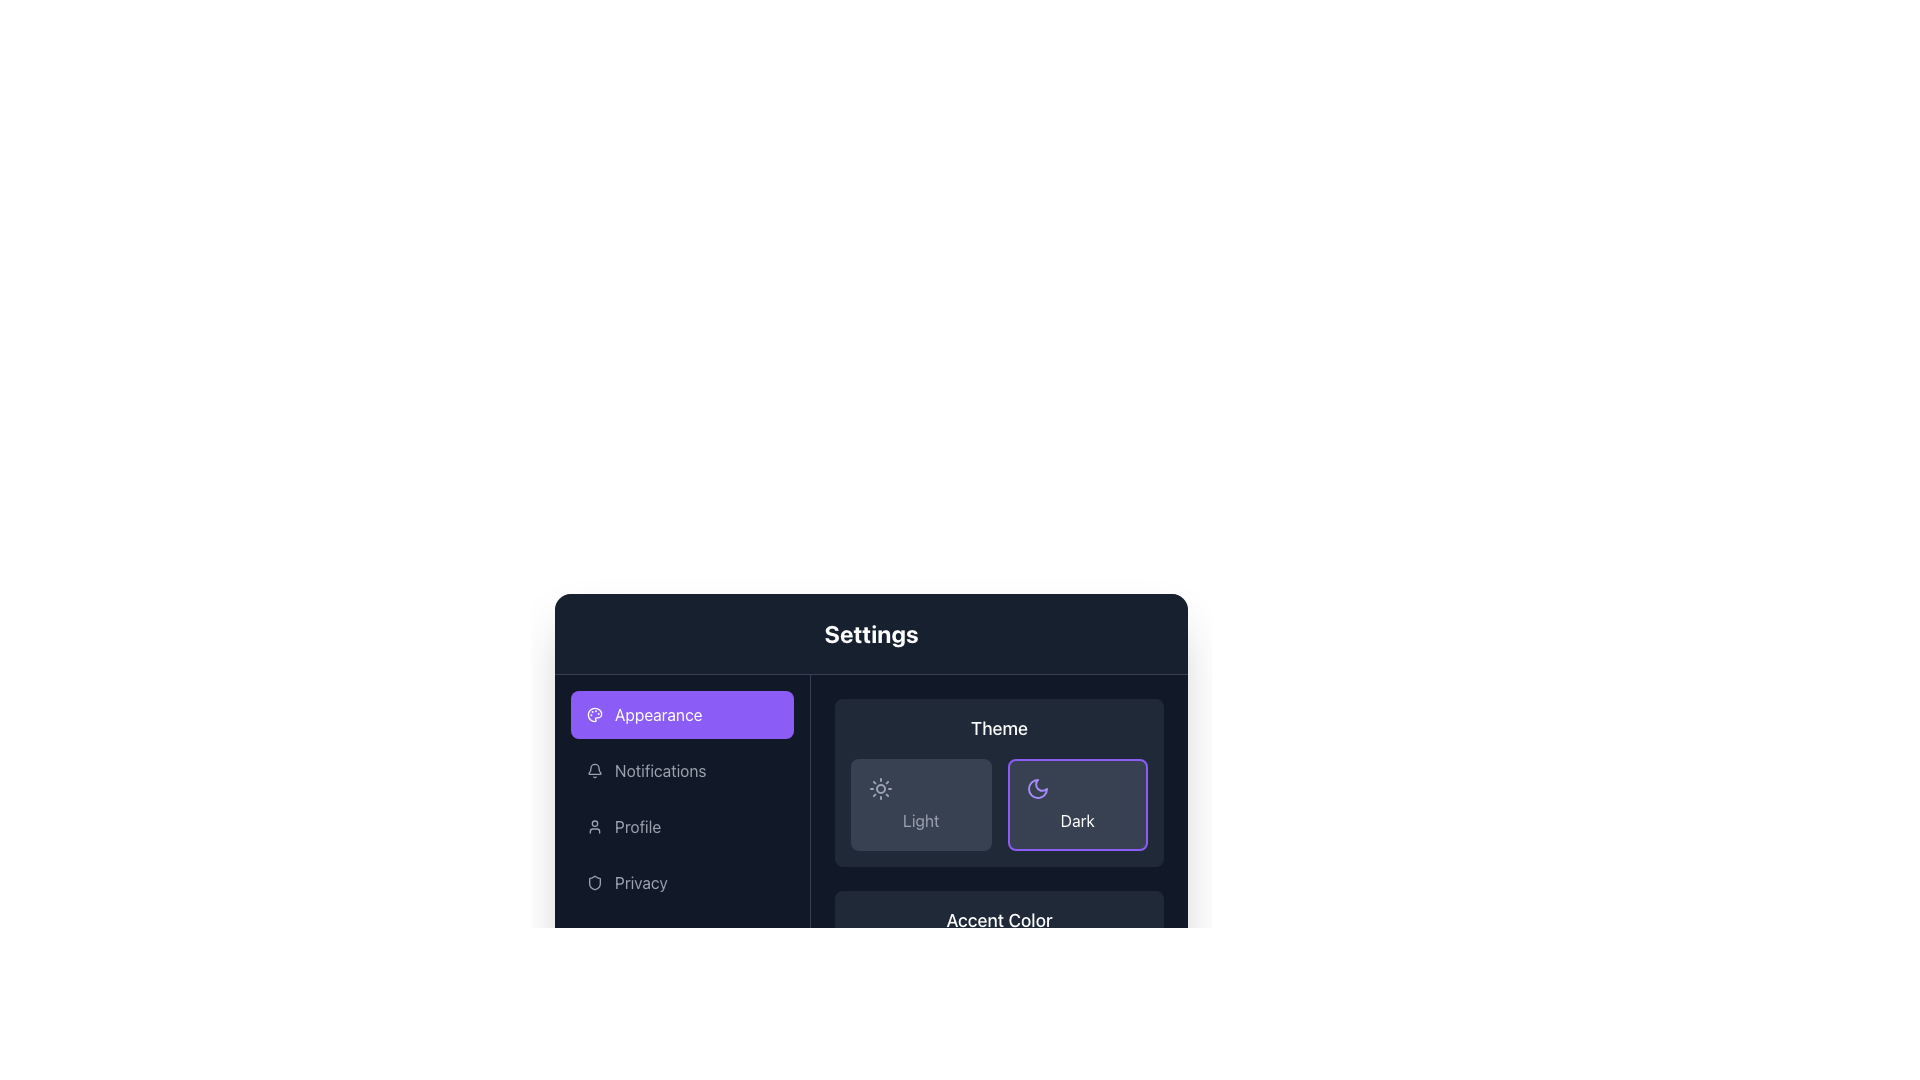  What do you see at coordinates (637, 826) in the screenshot?
I see `text label displaying 'Profile', which is styled with a gray font color and is part of a vertical menu located between 'Notifications' and 'Privacy'` at bounding box center [637, 826].